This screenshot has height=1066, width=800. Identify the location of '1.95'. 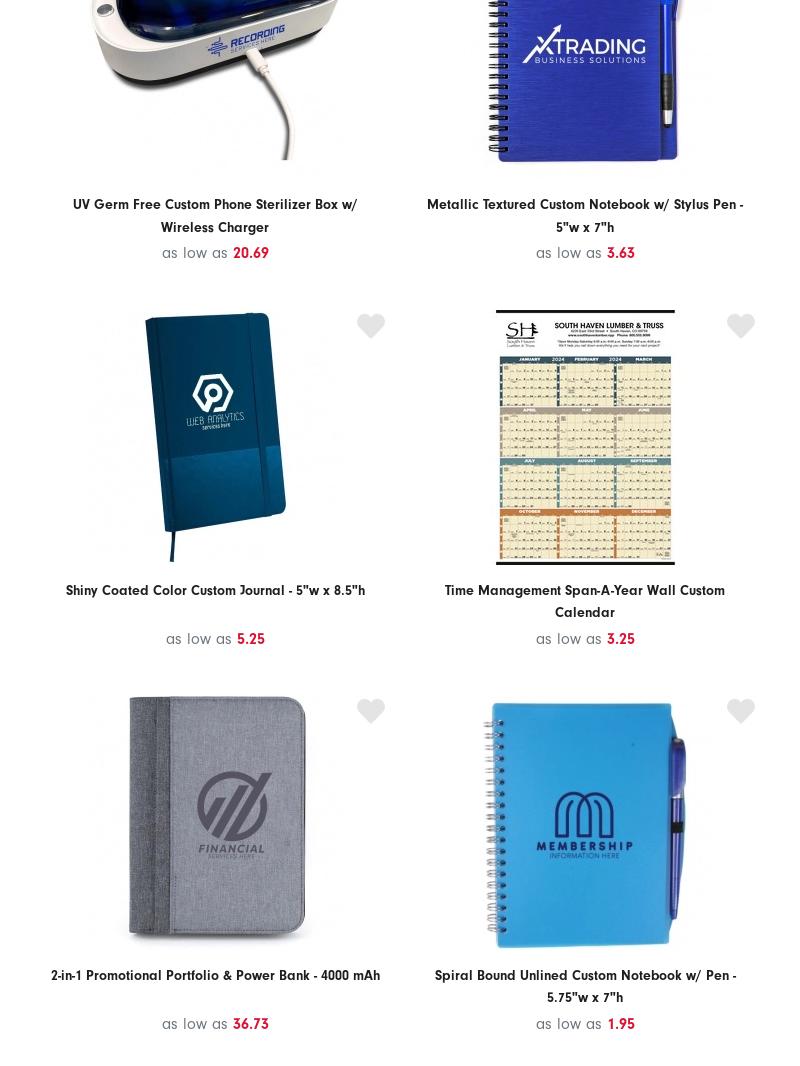
(620, 1023).